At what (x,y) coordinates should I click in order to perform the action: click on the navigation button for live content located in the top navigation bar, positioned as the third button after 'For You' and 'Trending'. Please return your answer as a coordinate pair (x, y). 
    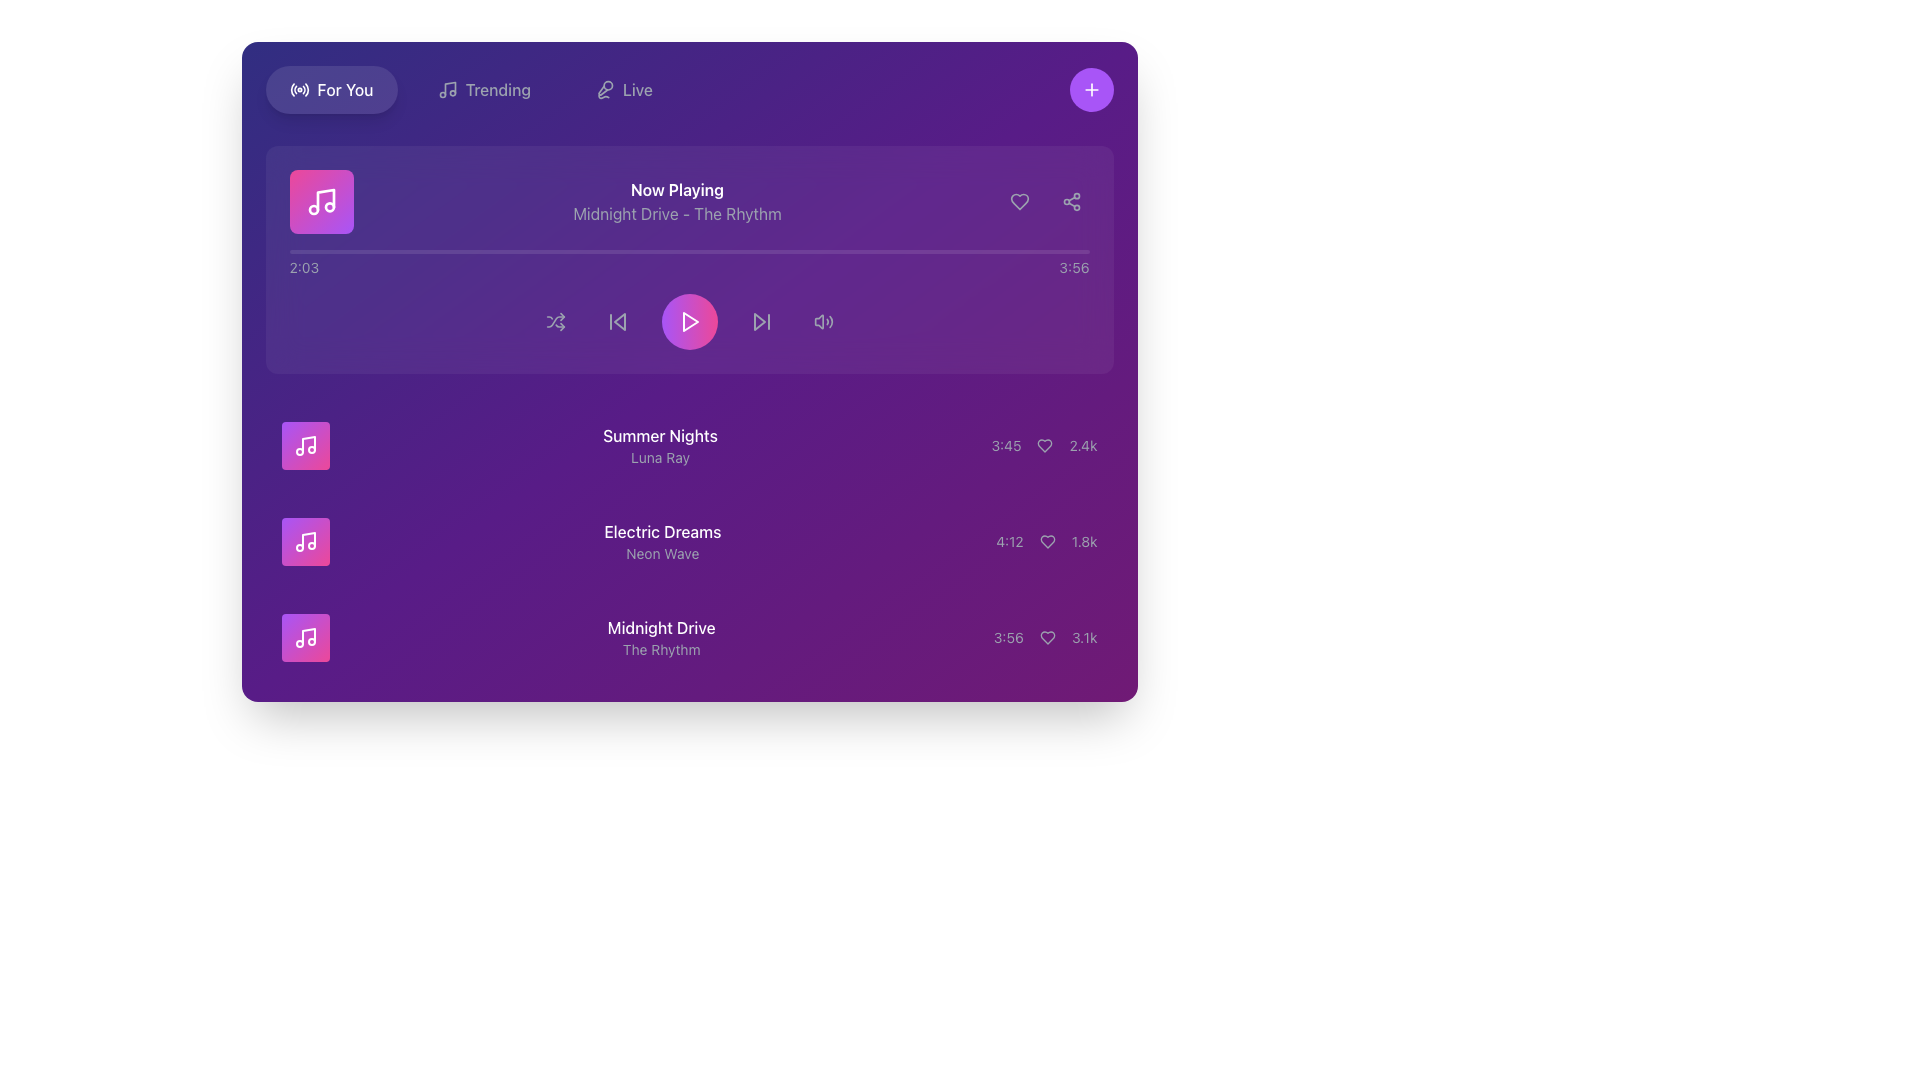
    Looking at the image, I should click on (623, 88).